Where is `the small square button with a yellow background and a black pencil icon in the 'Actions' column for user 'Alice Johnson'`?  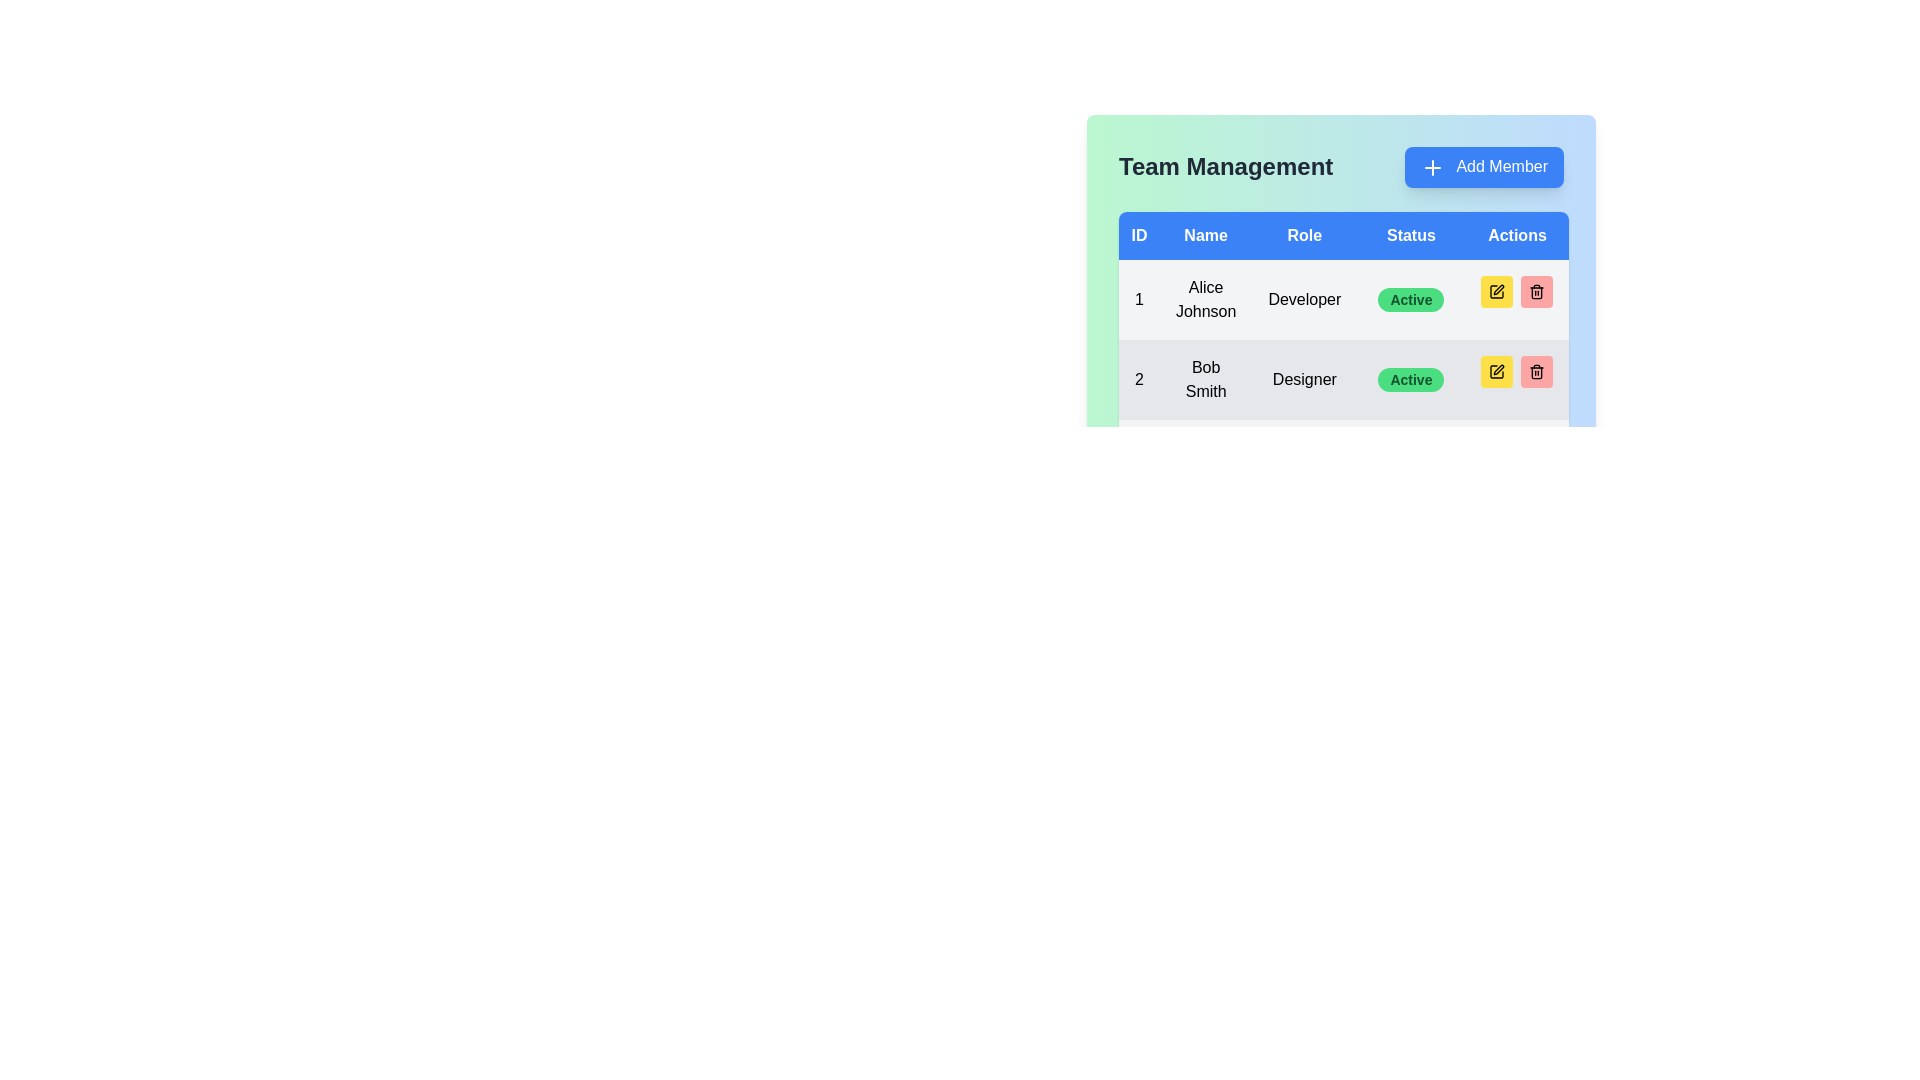 the small square button with a yellow background and a black pencil icon in the 'Actions' column for user 'Alice Johnson' is located at coordinates (1497, 291).